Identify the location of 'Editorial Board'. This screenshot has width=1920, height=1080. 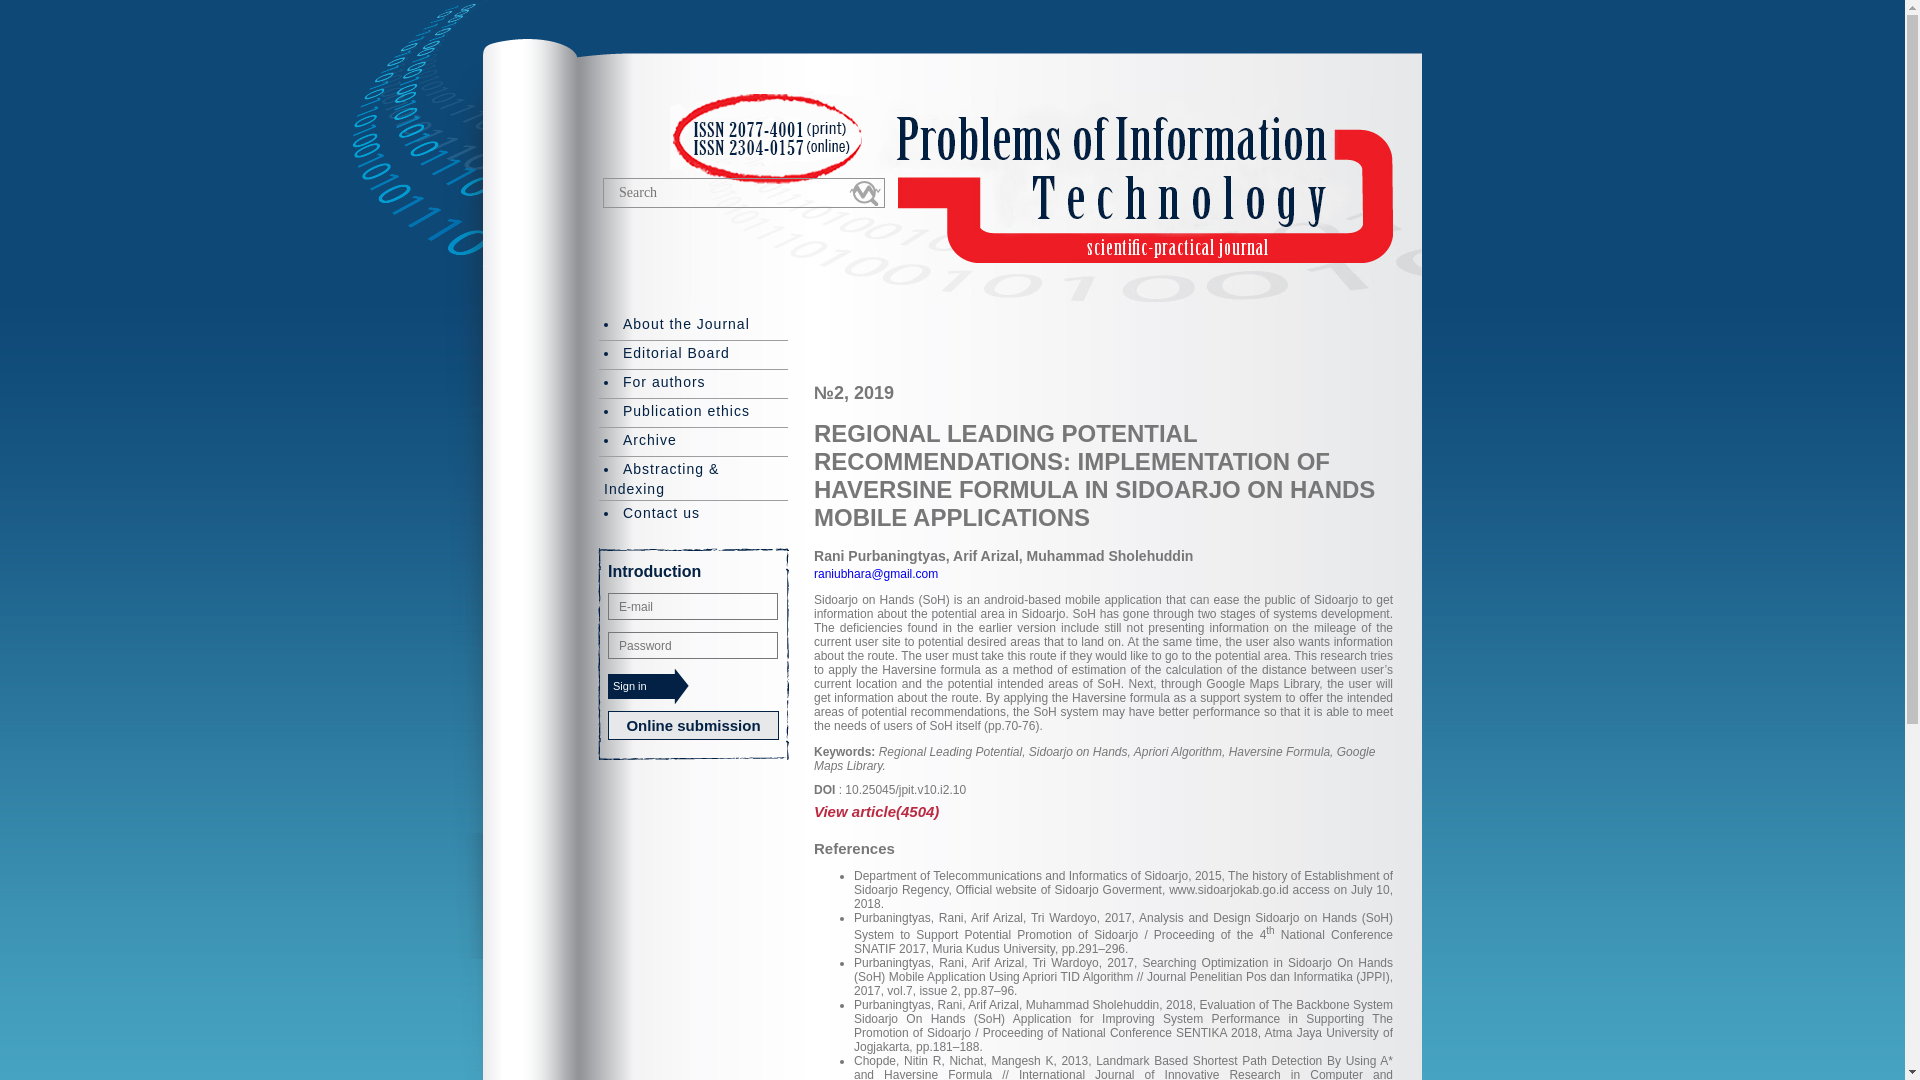
(693, 353).